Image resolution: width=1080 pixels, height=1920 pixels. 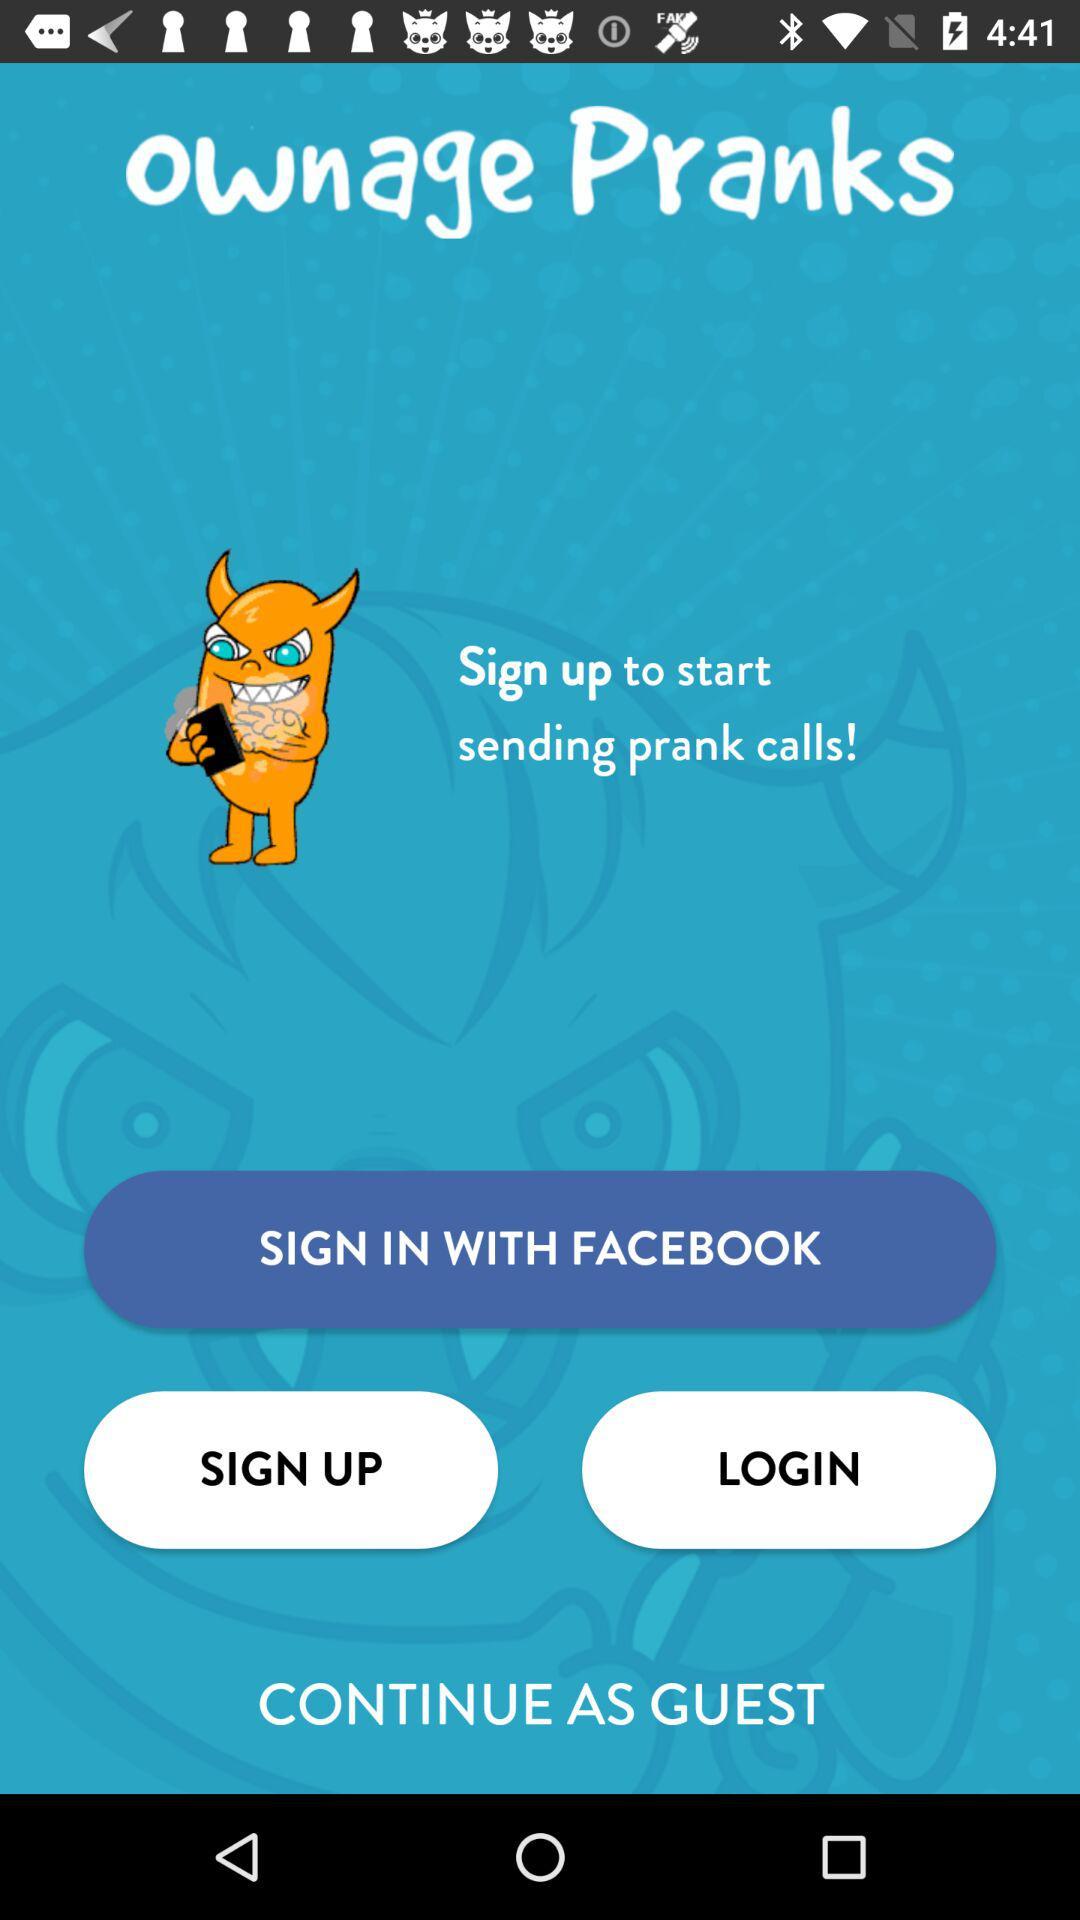 What do you see at coordinates (541, 1704) in the screenshot?
I see `item below the sign up` at bounding box center [541, 1704].